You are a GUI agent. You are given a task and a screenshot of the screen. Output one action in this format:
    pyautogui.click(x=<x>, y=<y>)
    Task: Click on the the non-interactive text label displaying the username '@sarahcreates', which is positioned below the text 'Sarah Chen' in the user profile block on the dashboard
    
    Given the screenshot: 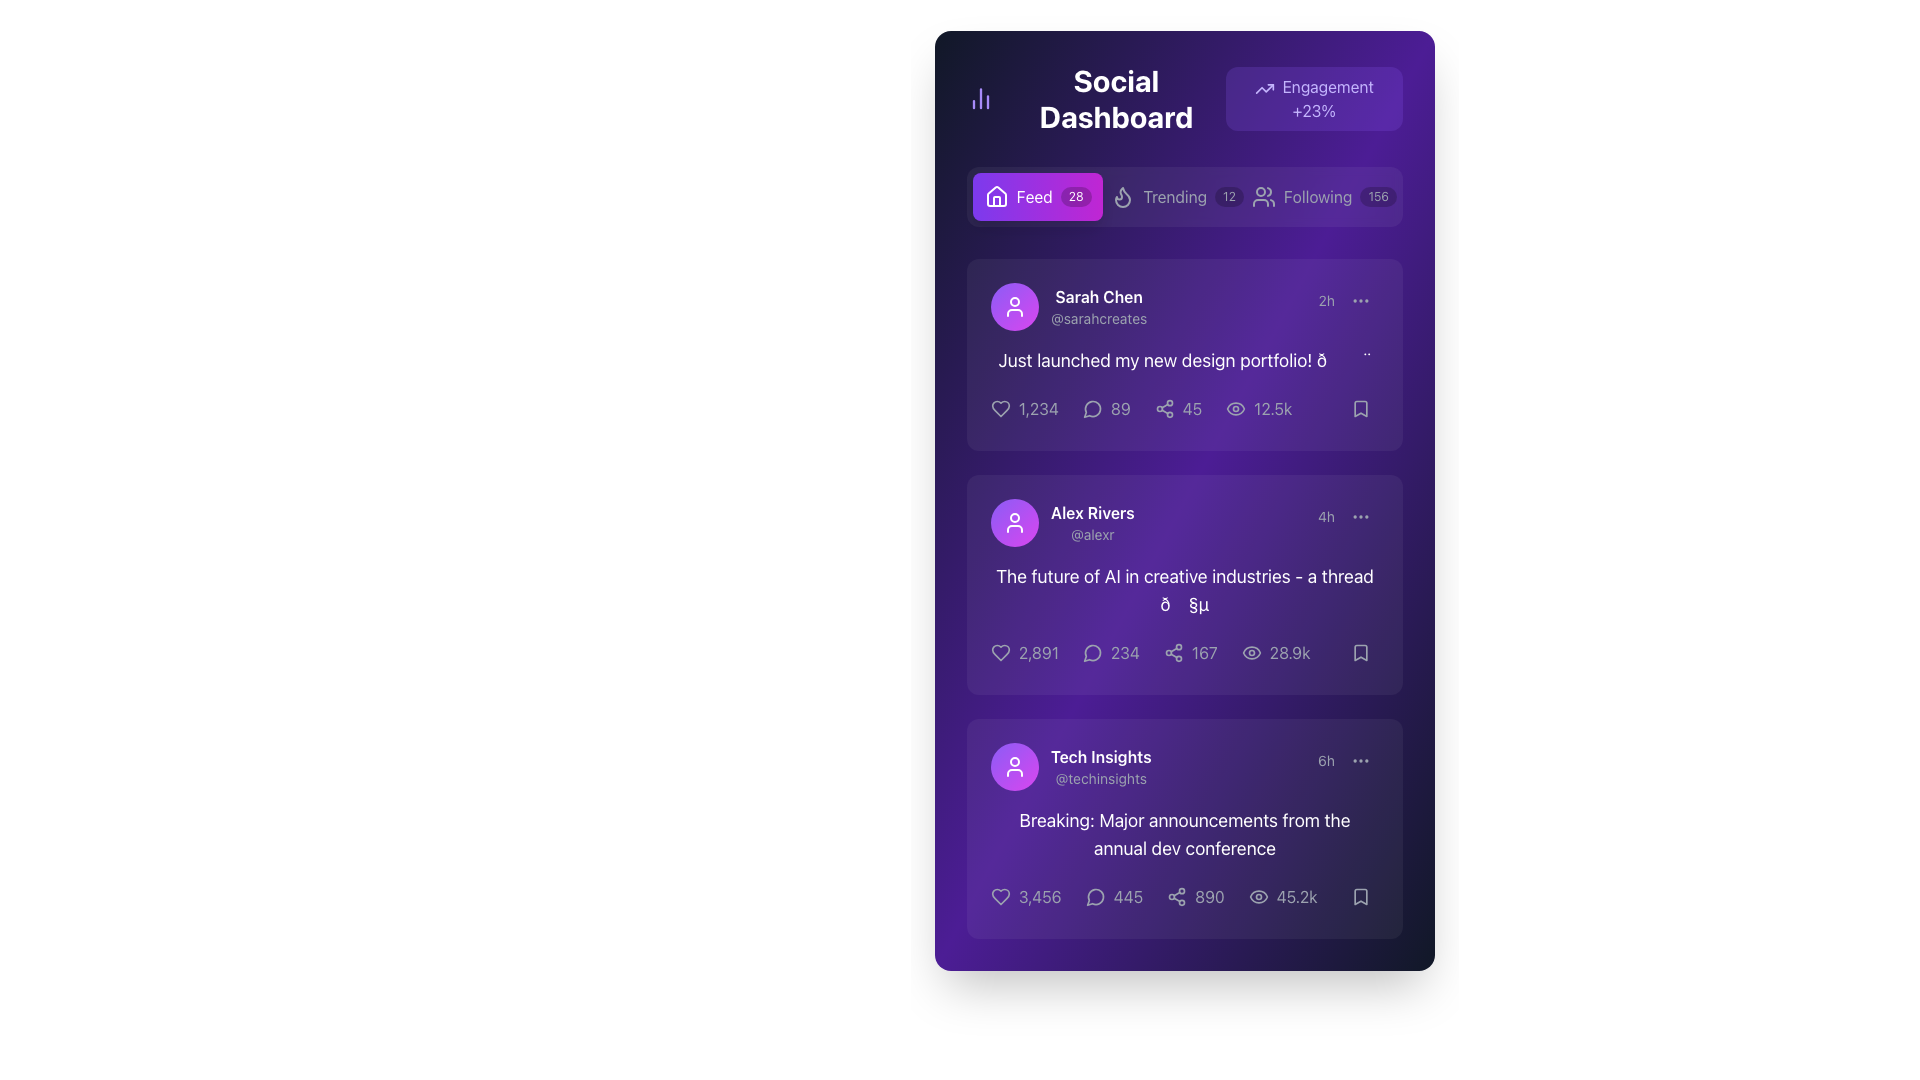 What is the action you would take?
    pyautogui.click(x=1098, y=318)
    